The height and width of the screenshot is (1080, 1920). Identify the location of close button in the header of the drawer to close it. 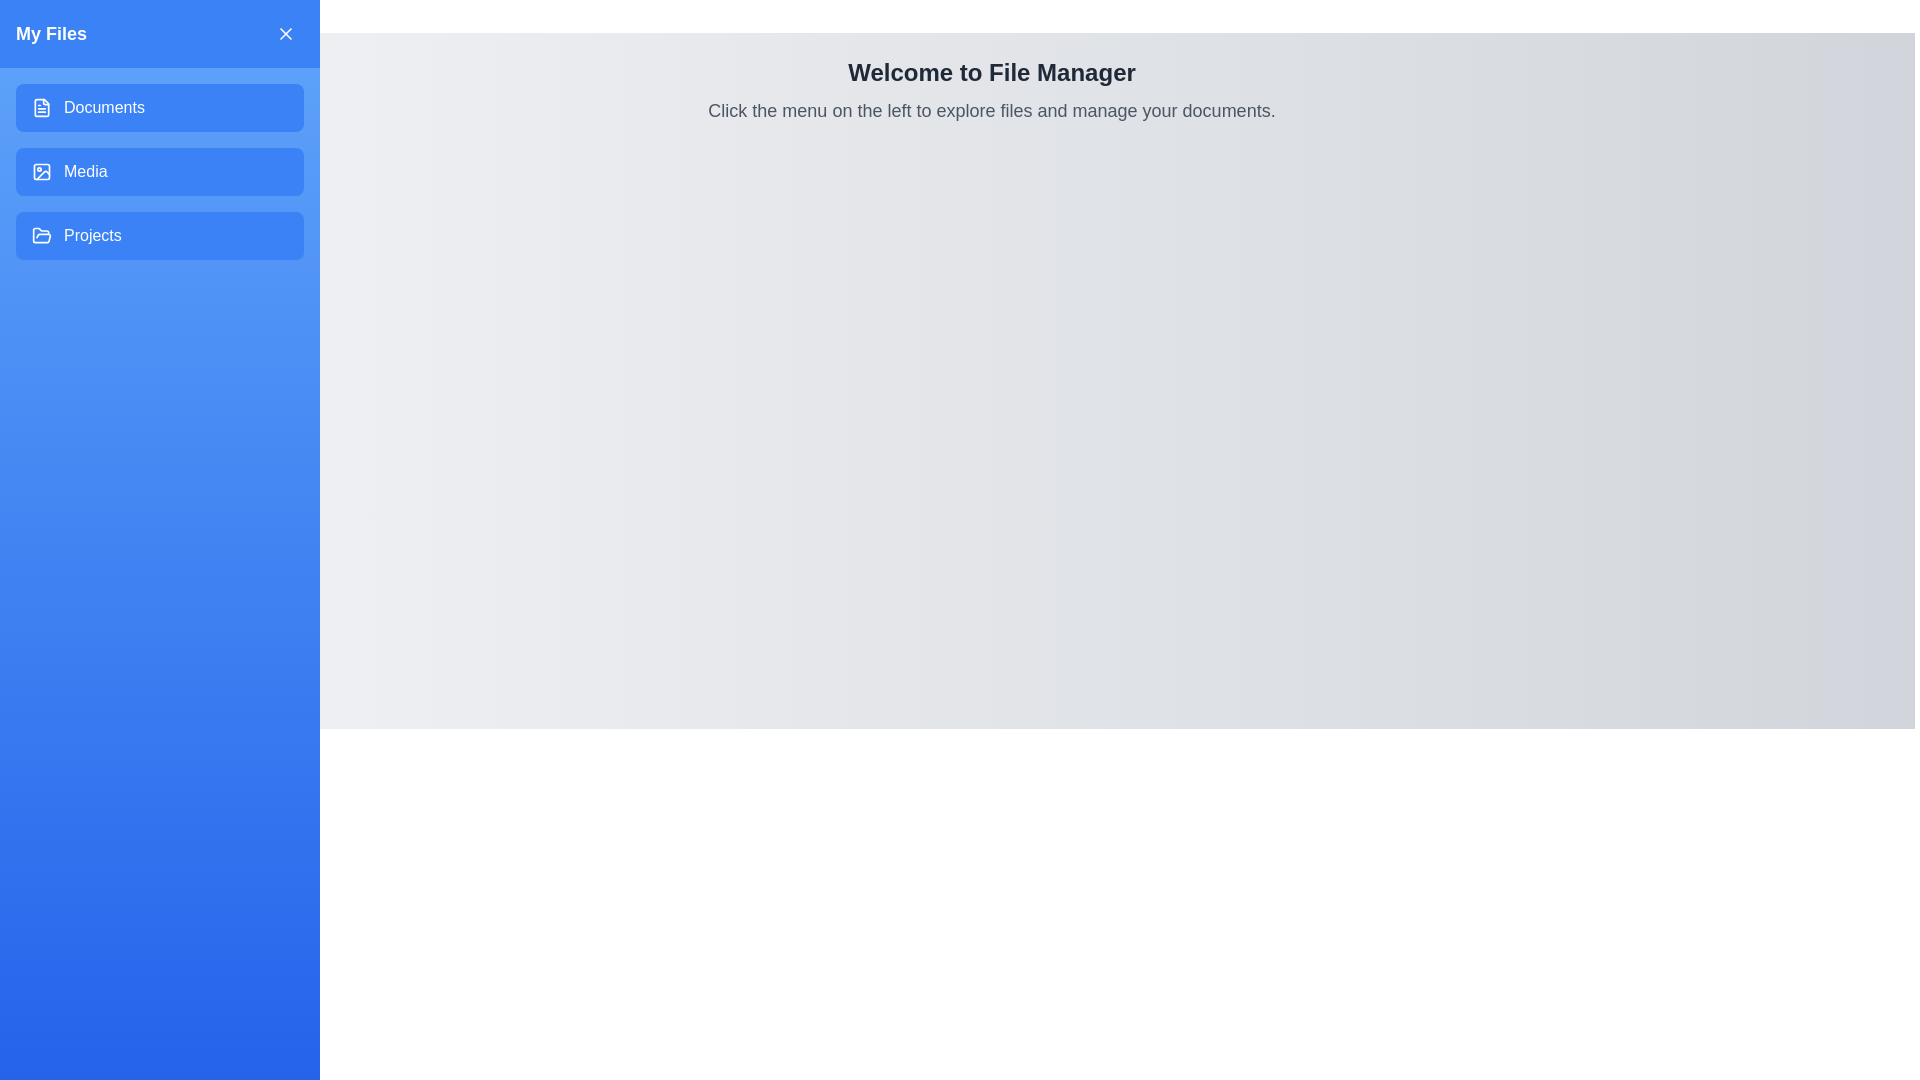
(285, 34).